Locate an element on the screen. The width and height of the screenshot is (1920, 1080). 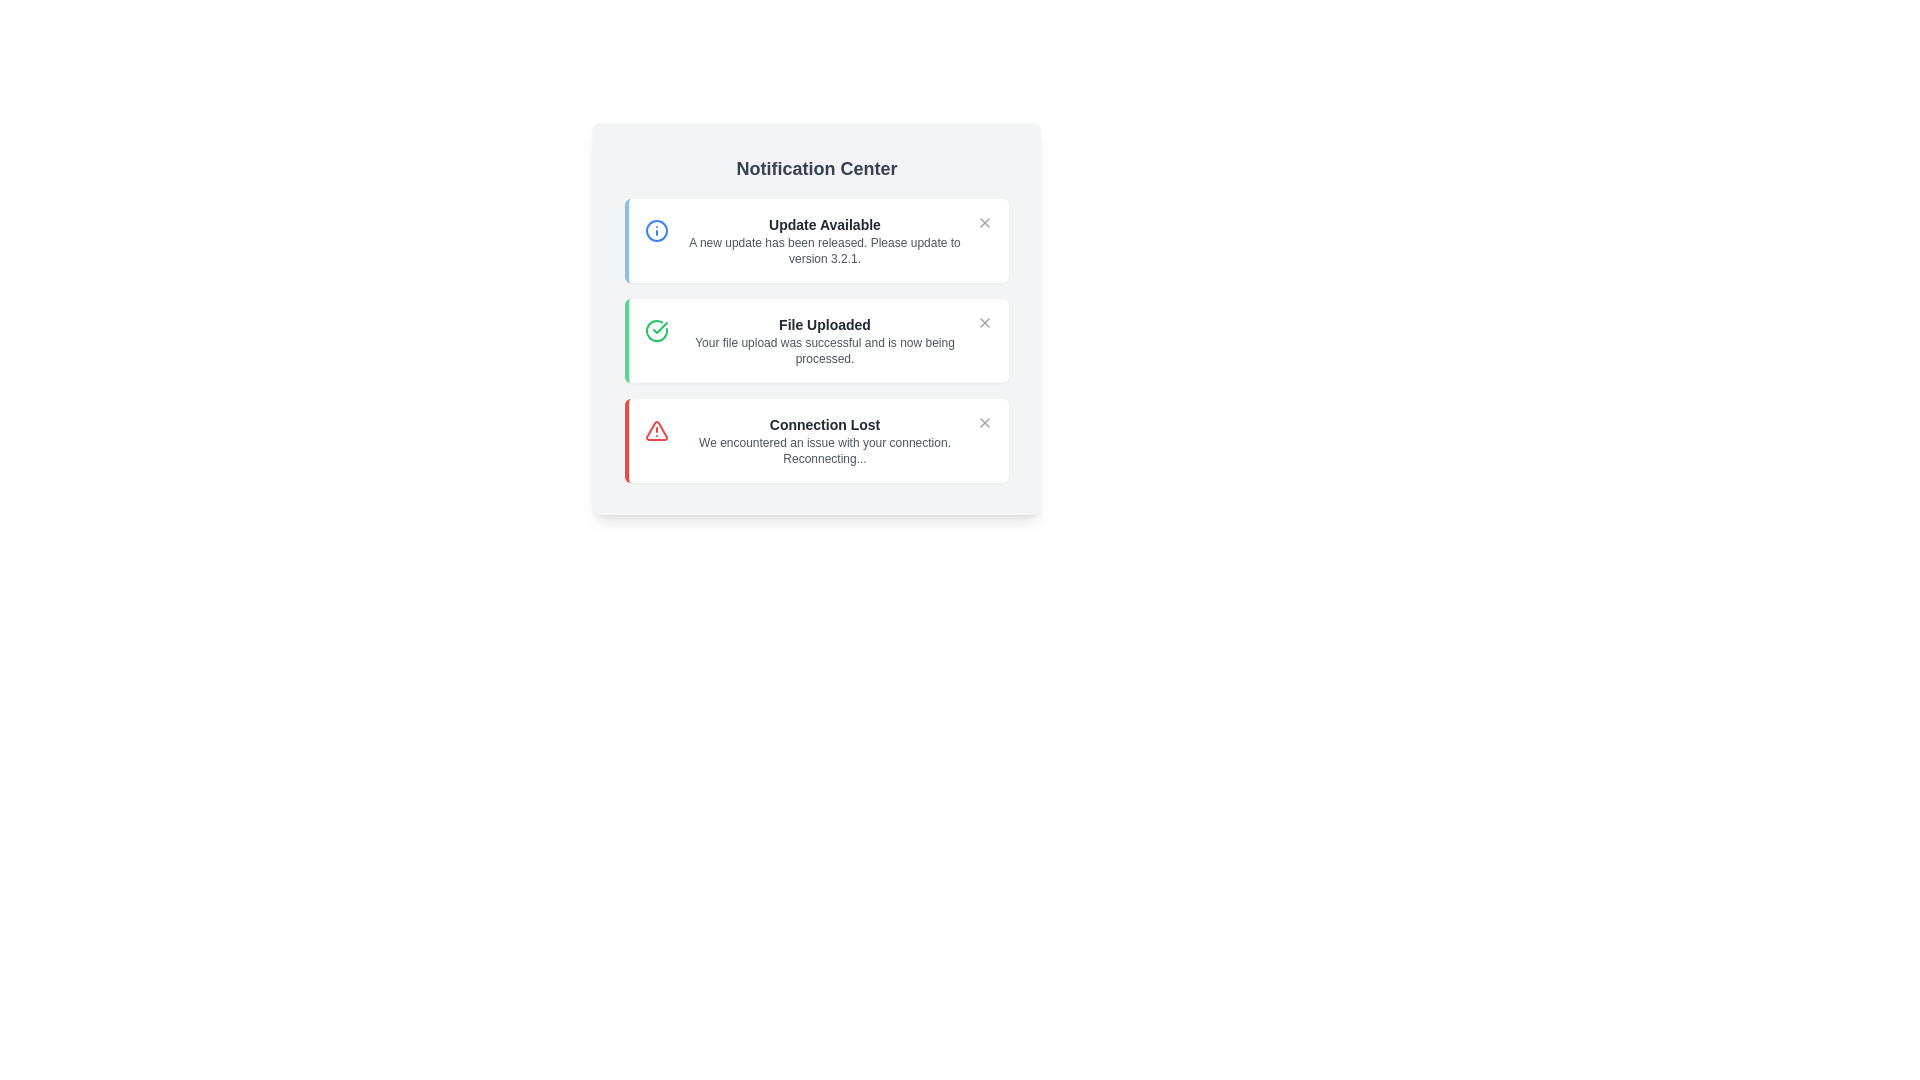
the Close button located in the top-right corner of the 'Connection Lost' notification card is located at coordinates (984, 422).